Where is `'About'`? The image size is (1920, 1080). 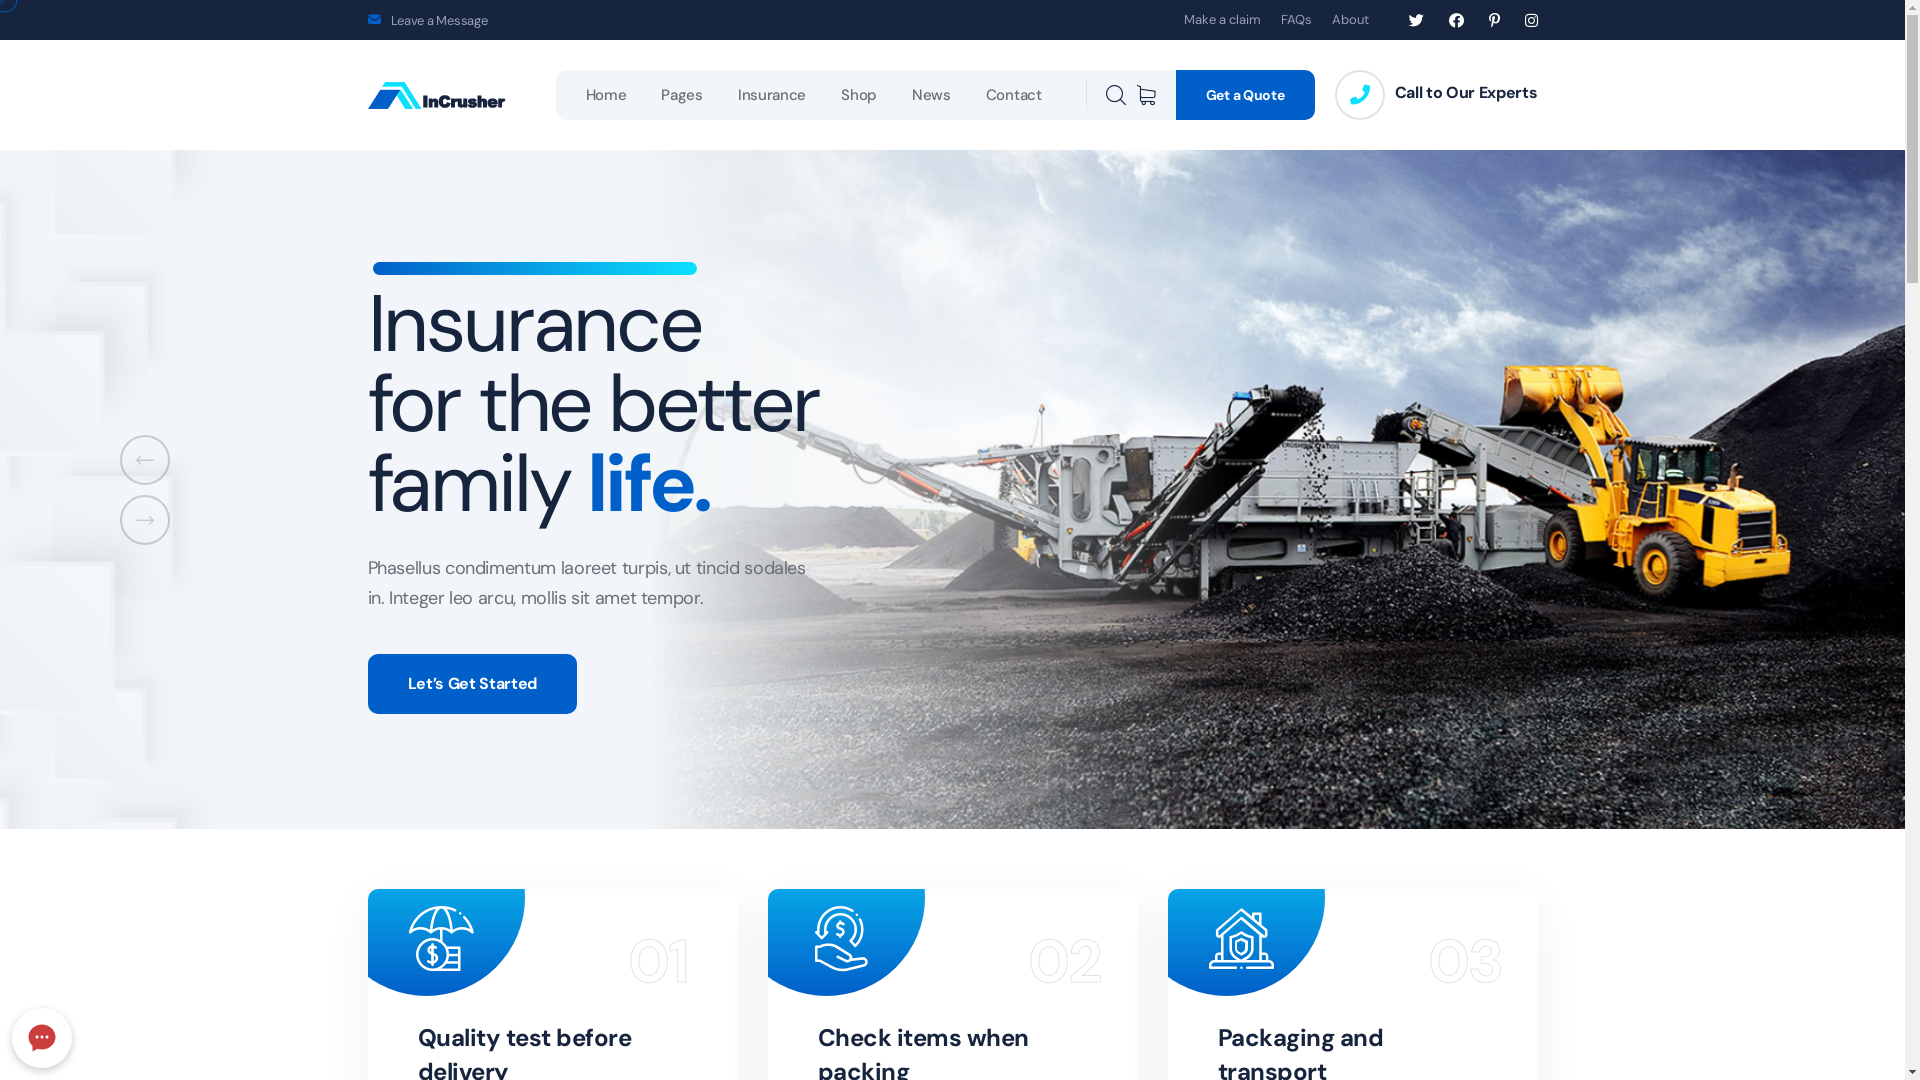 'About' is located at coordinates (1331, 19).